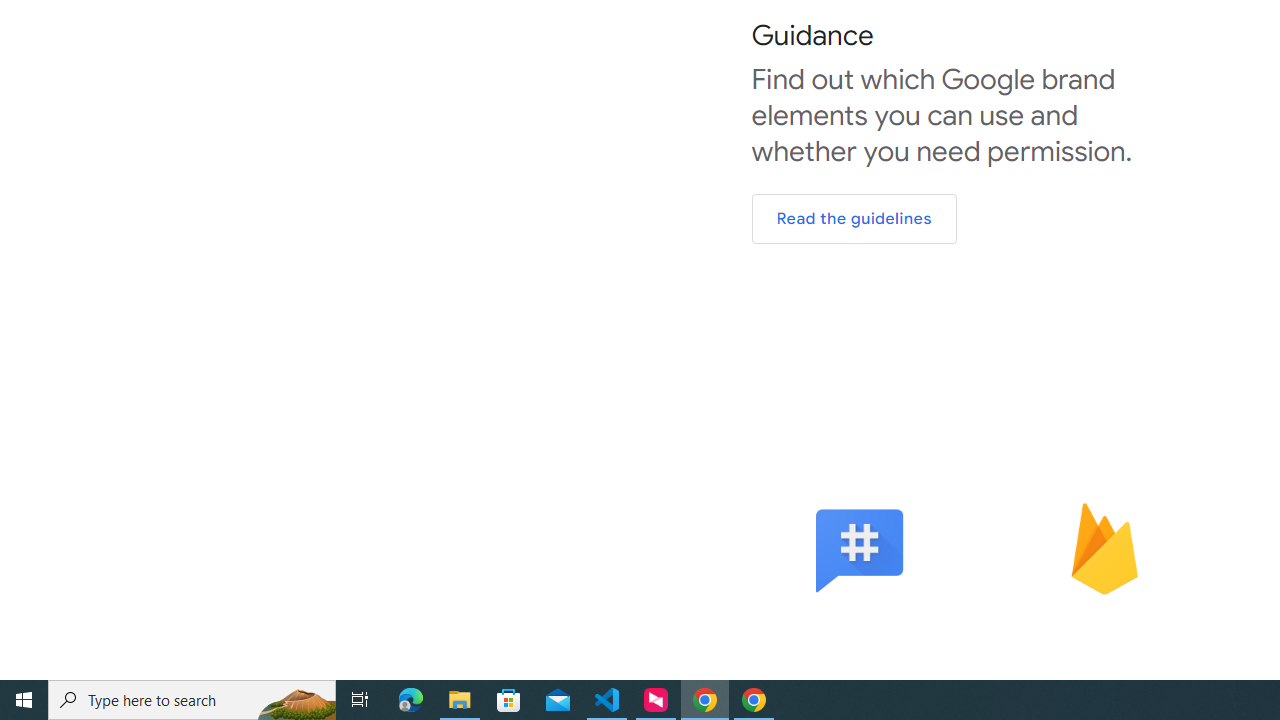 This screenshot has width=1280, height=720. Describe the element at coordinates (854, 219) in the screenshot. I see `'Read the guidelines'` at that location.